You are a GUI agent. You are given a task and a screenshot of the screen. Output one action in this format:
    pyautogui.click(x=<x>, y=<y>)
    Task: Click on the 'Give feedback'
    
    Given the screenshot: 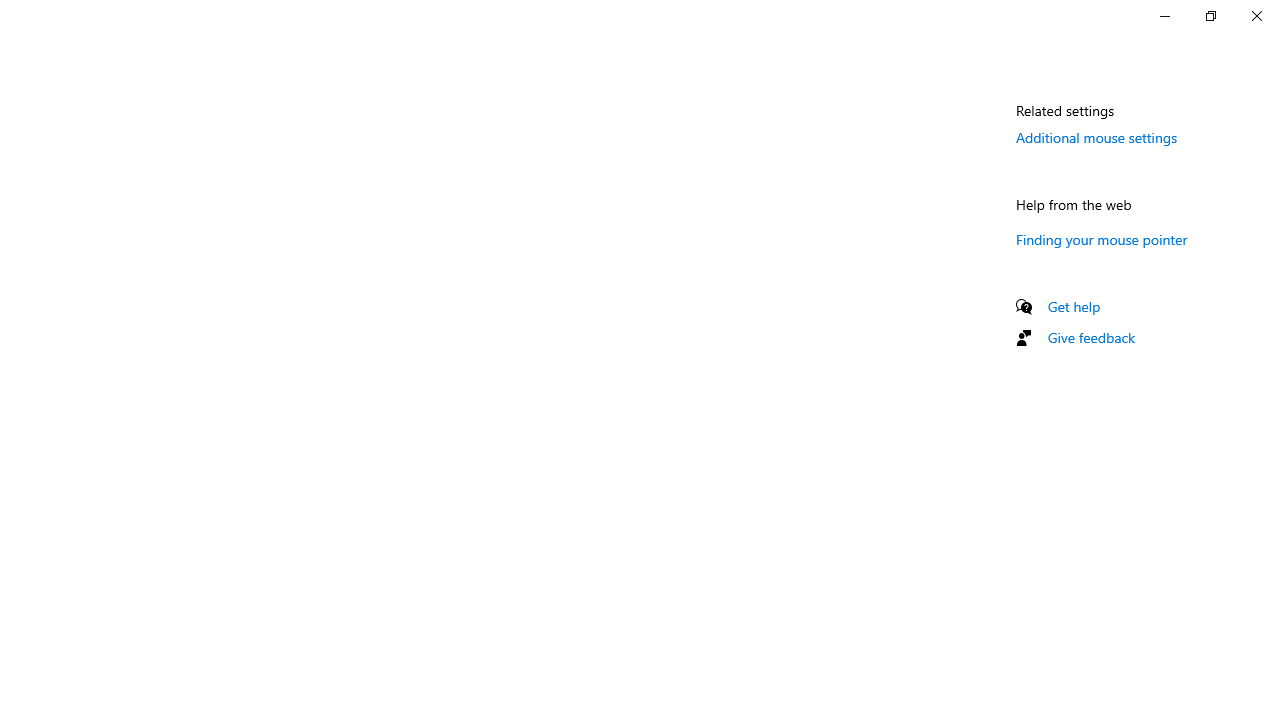 What is the action you would take?
    pyautogui.click(x=1090, y=336)
    